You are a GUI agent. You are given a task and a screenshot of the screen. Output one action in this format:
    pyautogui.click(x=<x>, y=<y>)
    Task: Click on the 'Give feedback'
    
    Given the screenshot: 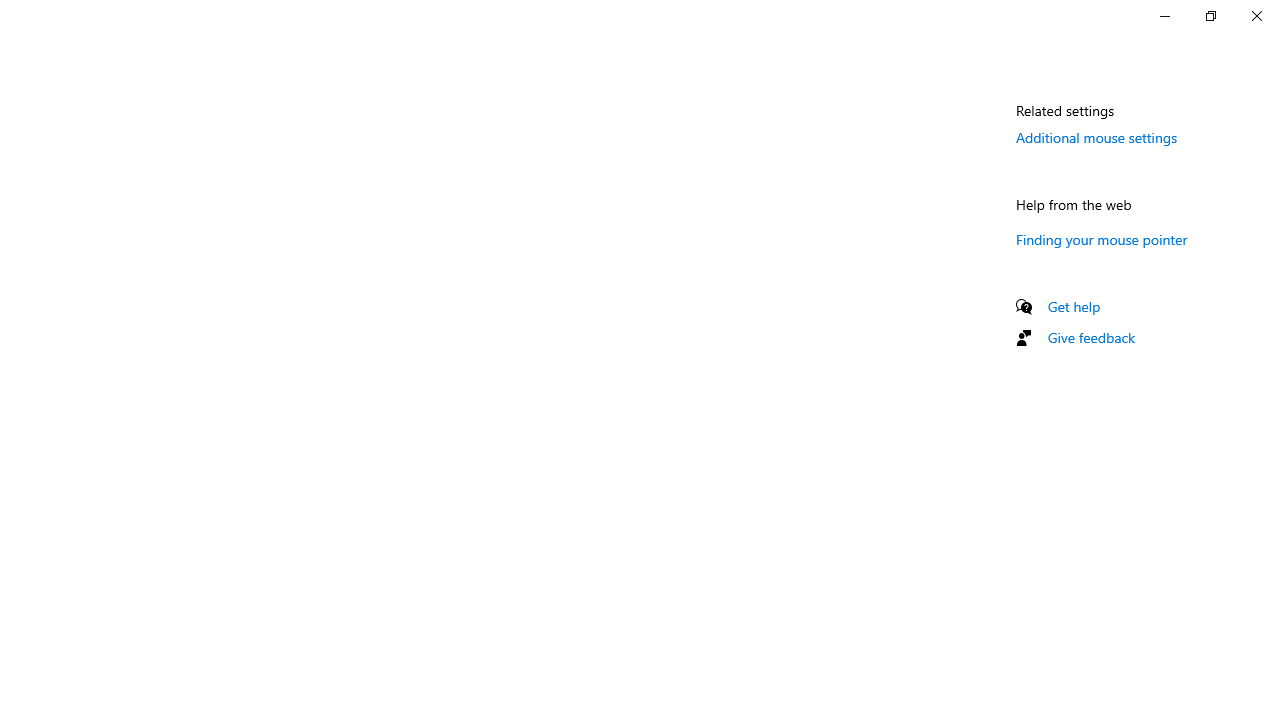 What is the action you would take?
    pyautogui.click(x=1090, y=336)
    